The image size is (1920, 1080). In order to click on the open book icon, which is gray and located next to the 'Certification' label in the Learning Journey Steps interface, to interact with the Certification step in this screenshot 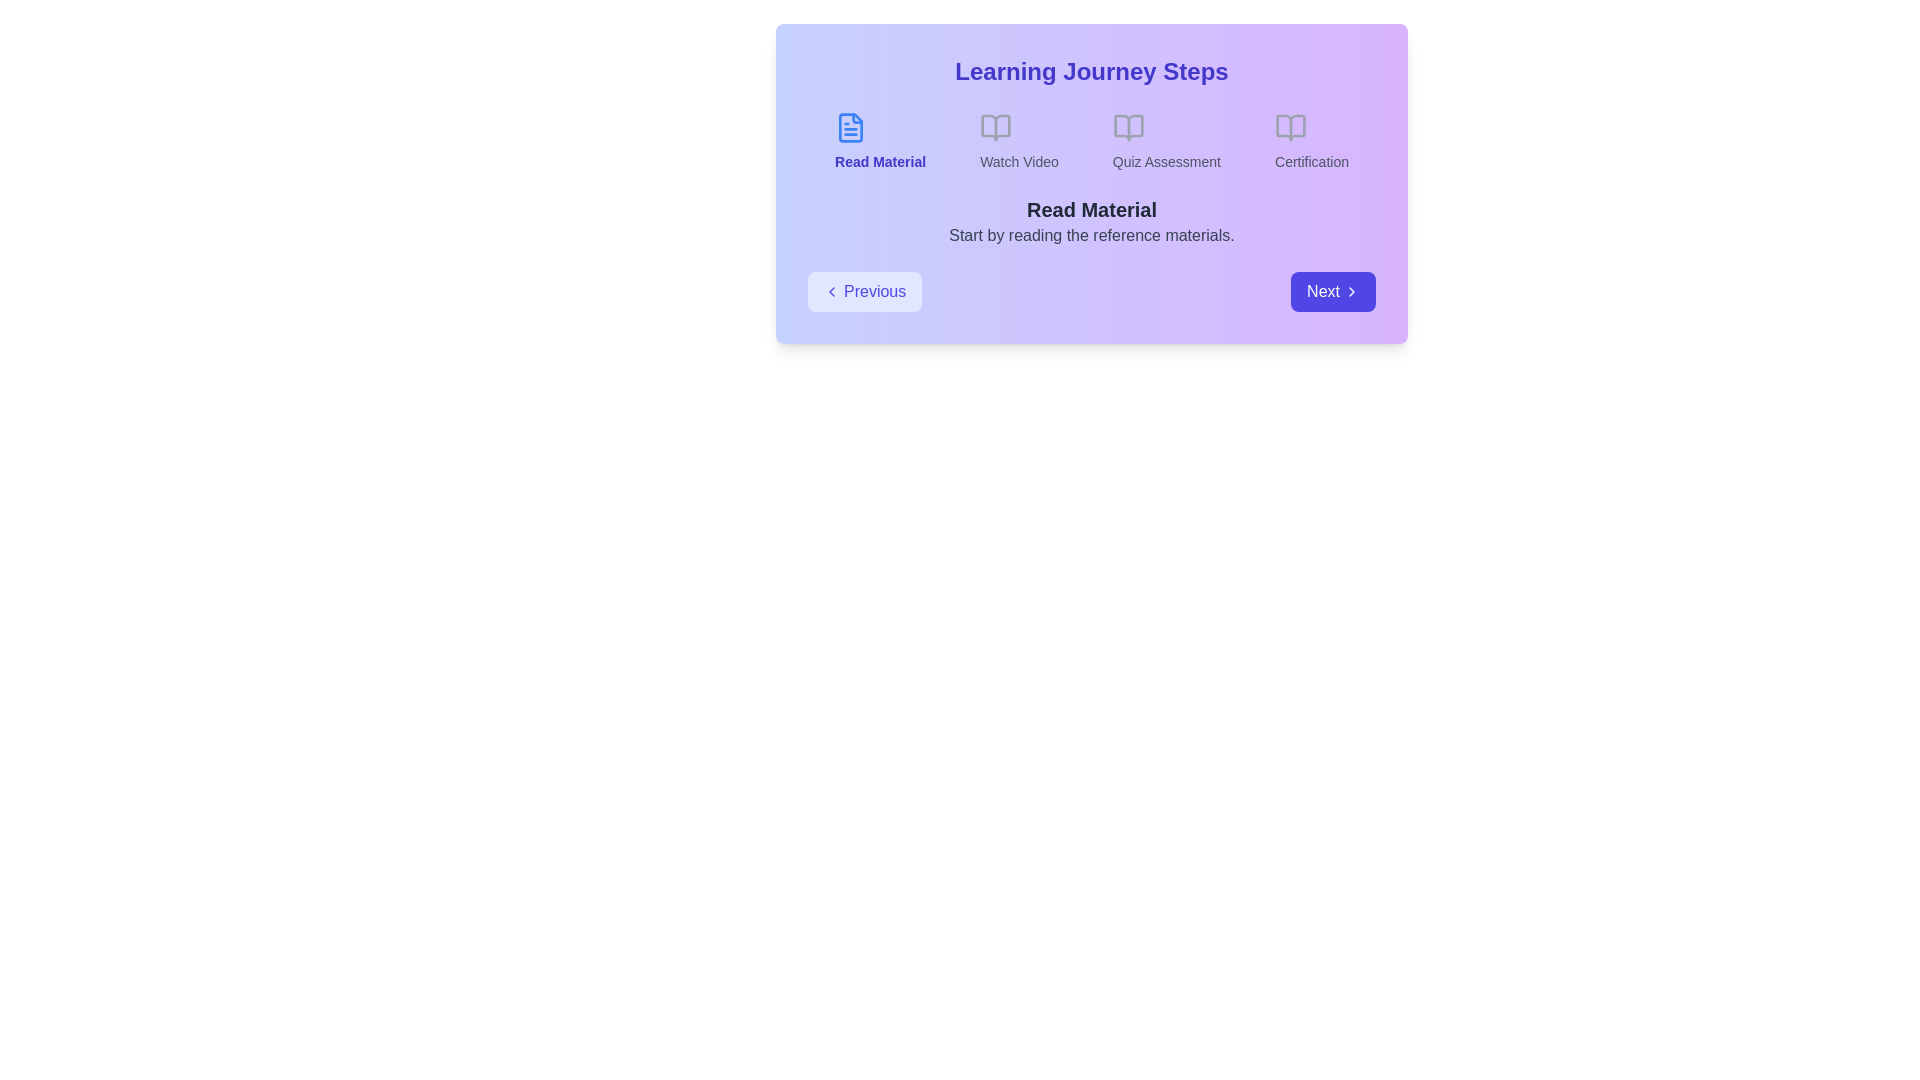, I will do `click(1291, 127)`.